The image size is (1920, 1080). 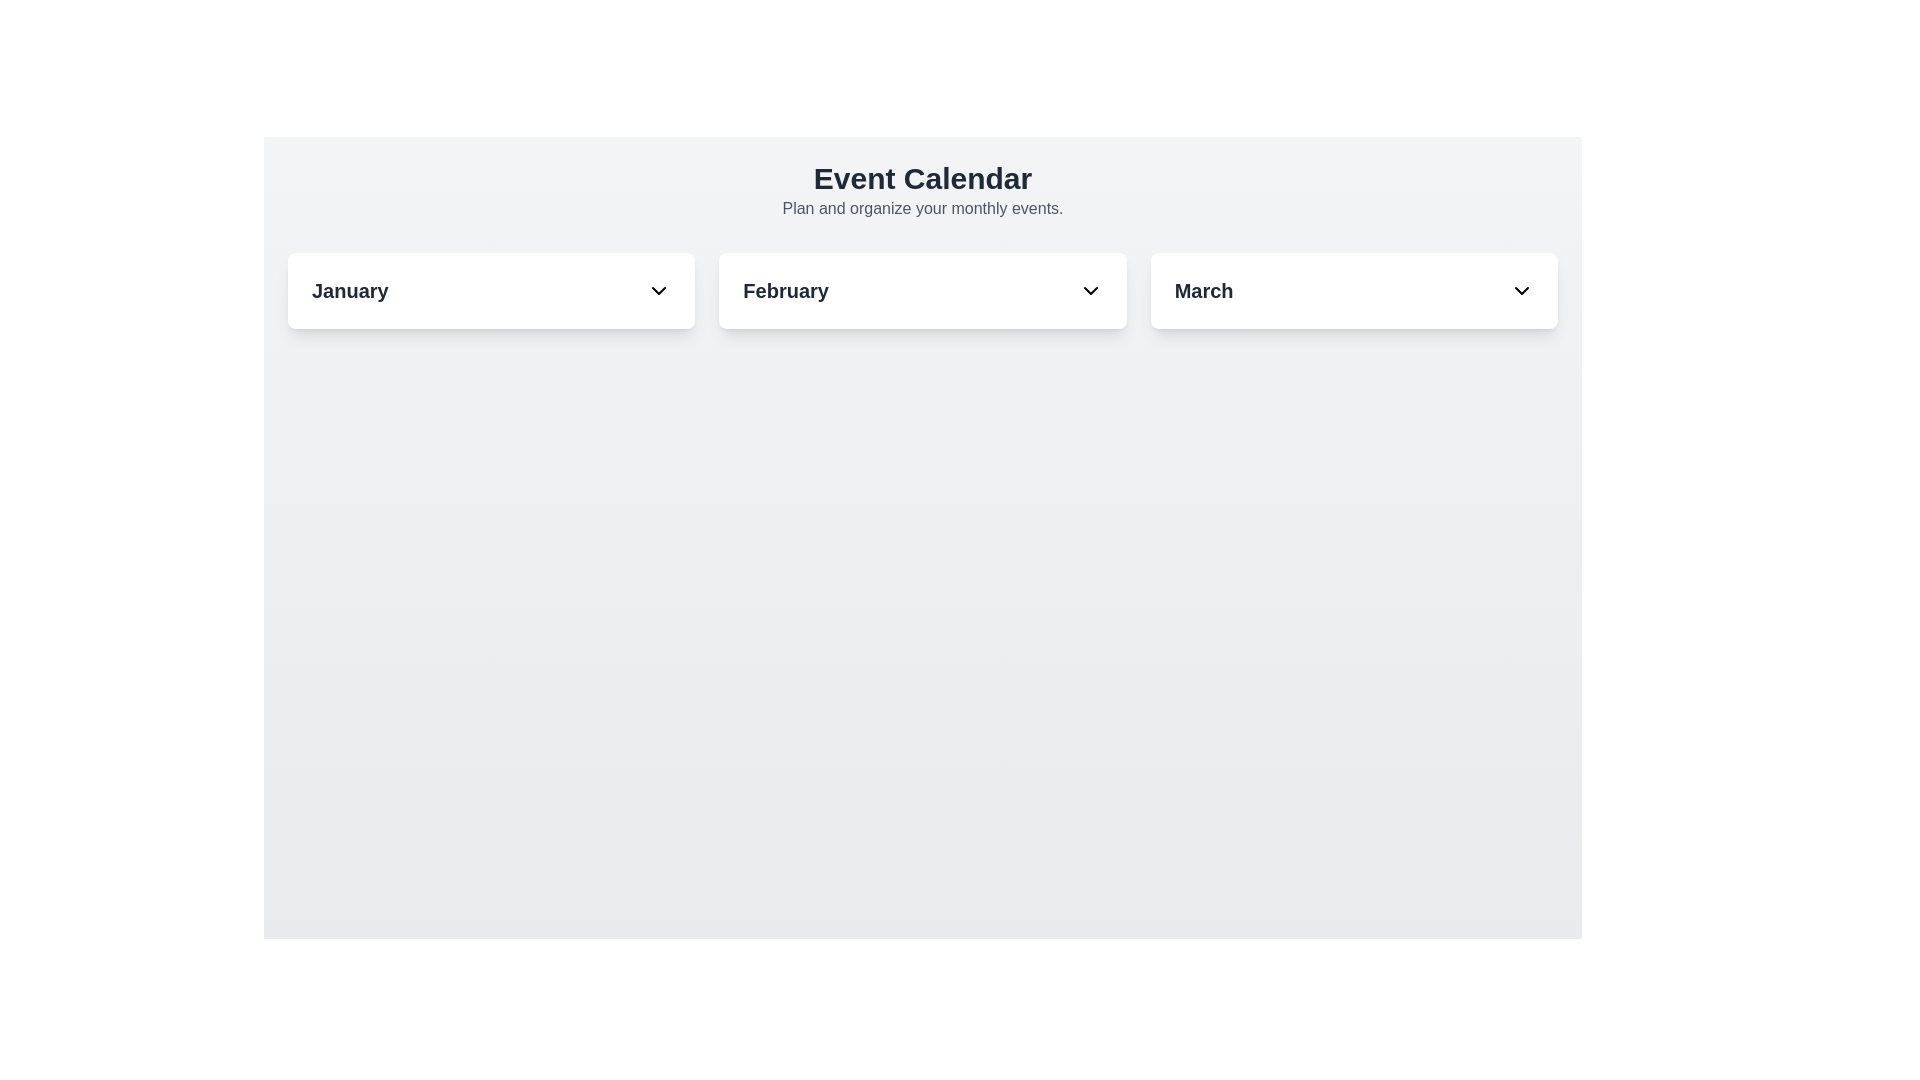 I want to click on the chevron arrow icon next to the 'February' dropdown, so click(x=1089, y=290).